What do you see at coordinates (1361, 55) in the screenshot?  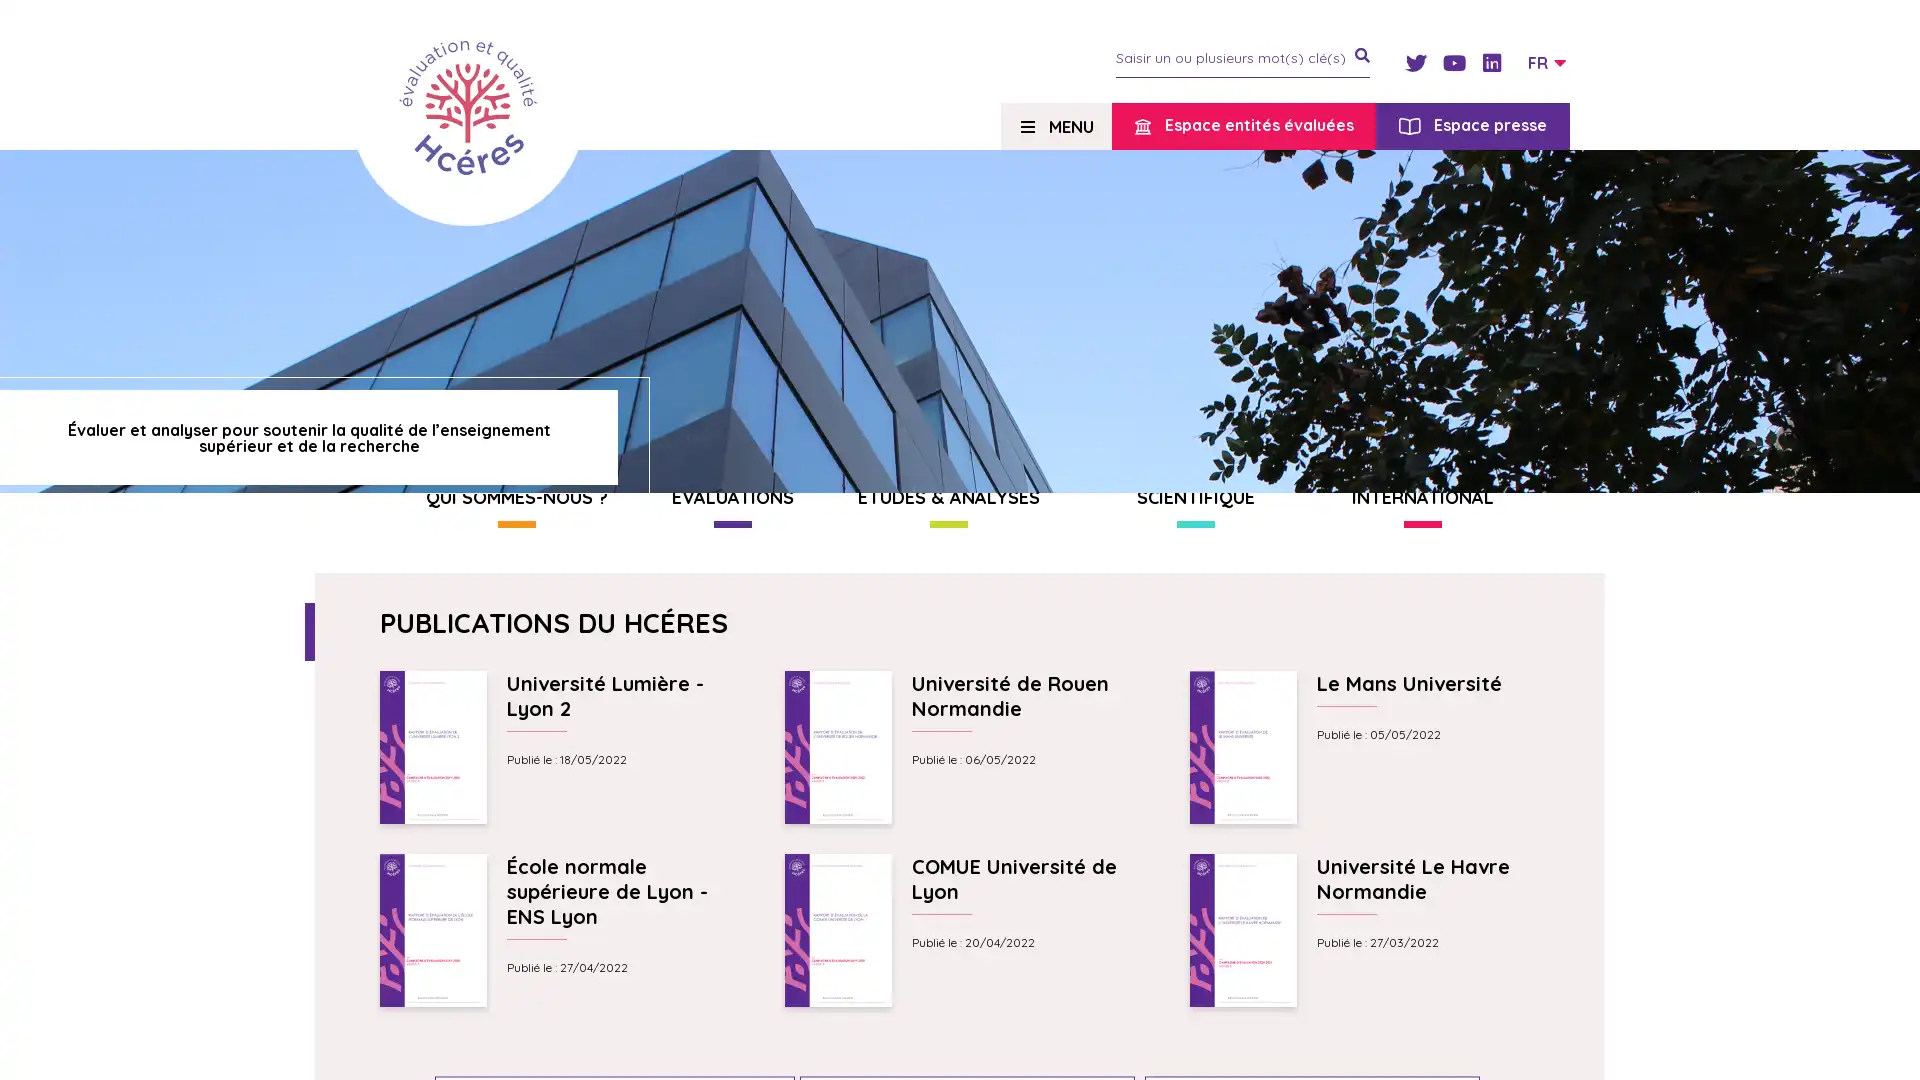 I see `je recherche` at bounding box center [1361, 55].